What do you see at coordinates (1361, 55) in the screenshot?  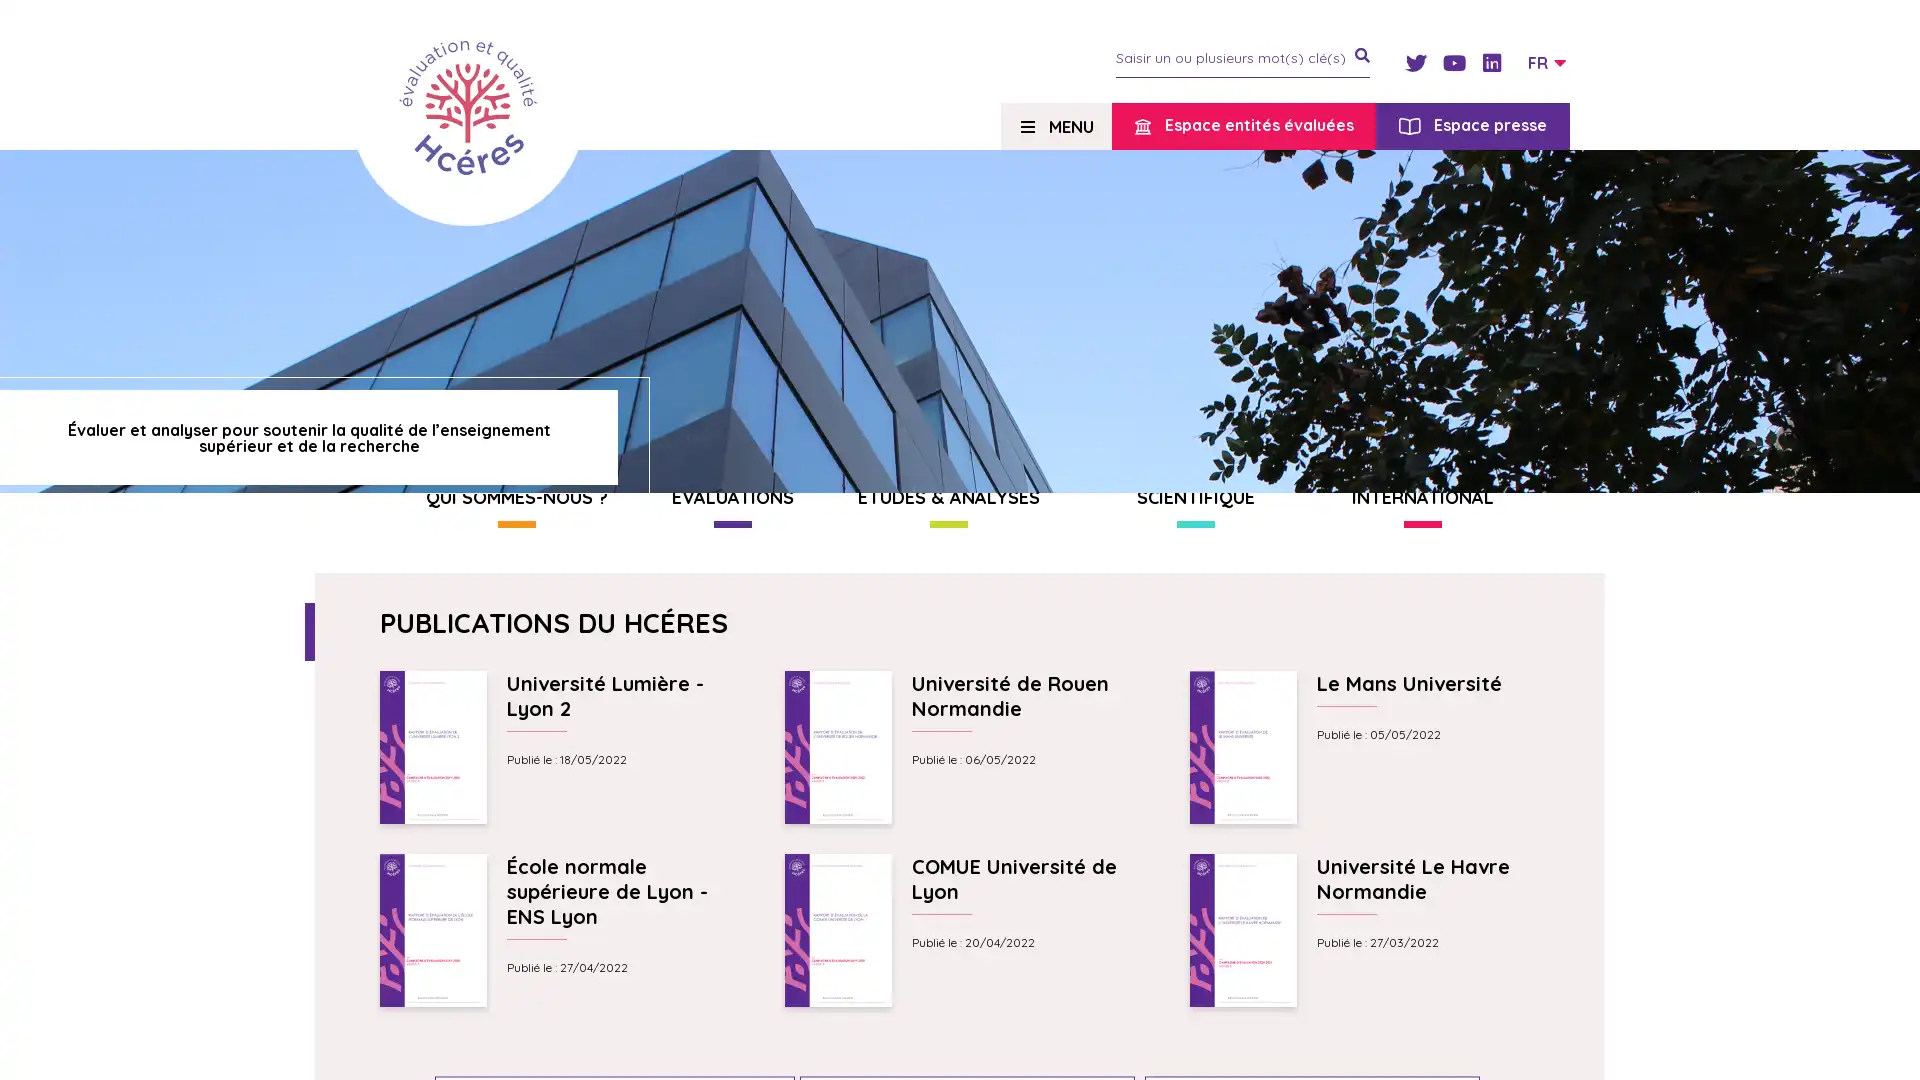 I see `je recherche` at bounding box center [1361, 55].